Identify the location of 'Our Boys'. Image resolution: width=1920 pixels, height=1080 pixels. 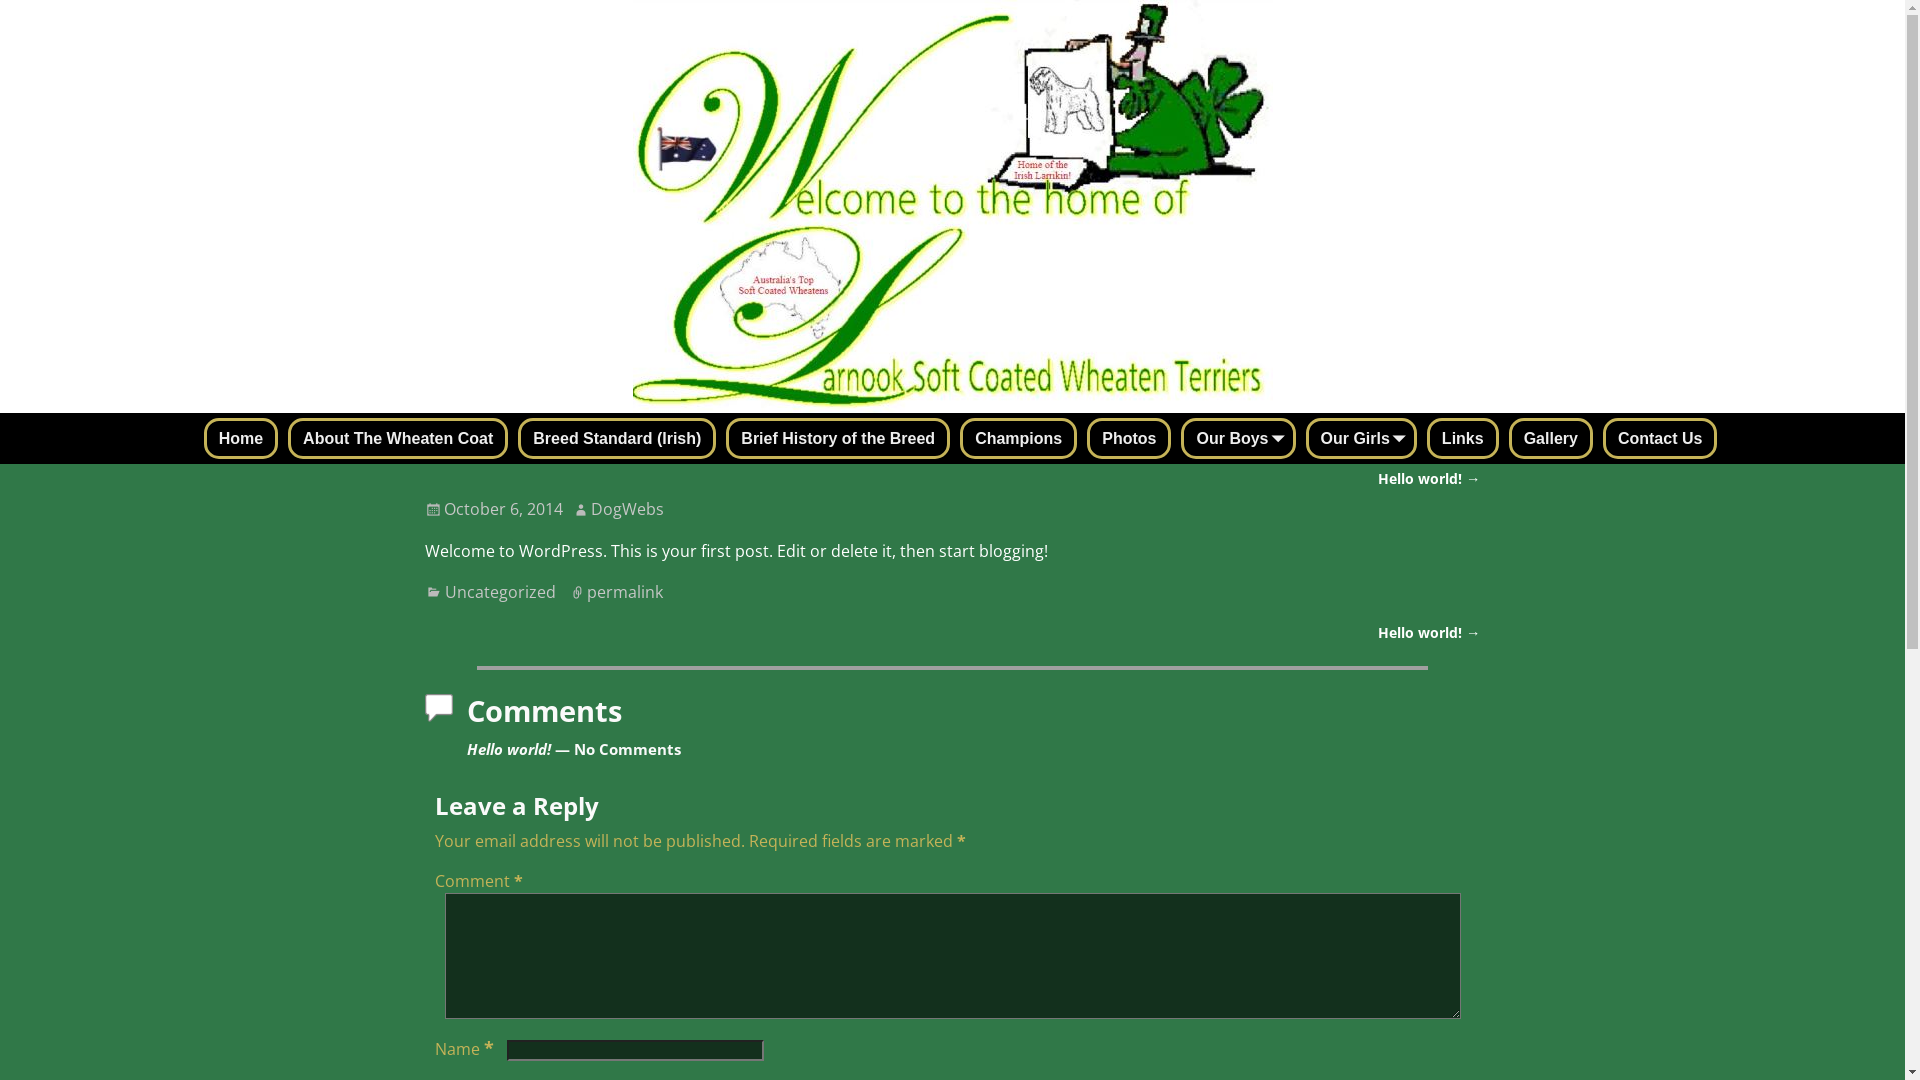
(1237, 437).